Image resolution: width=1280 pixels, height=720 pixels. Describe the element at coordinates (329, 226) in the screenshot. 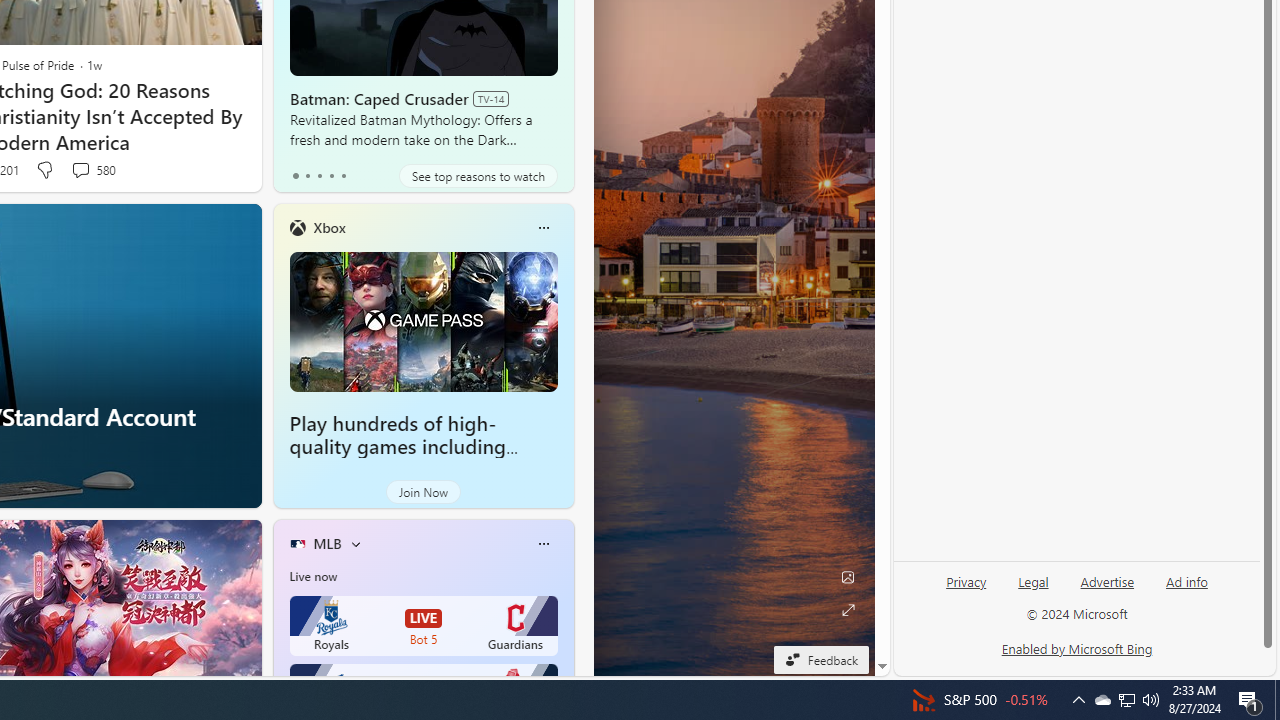

I see `'Xbox'` at that location.